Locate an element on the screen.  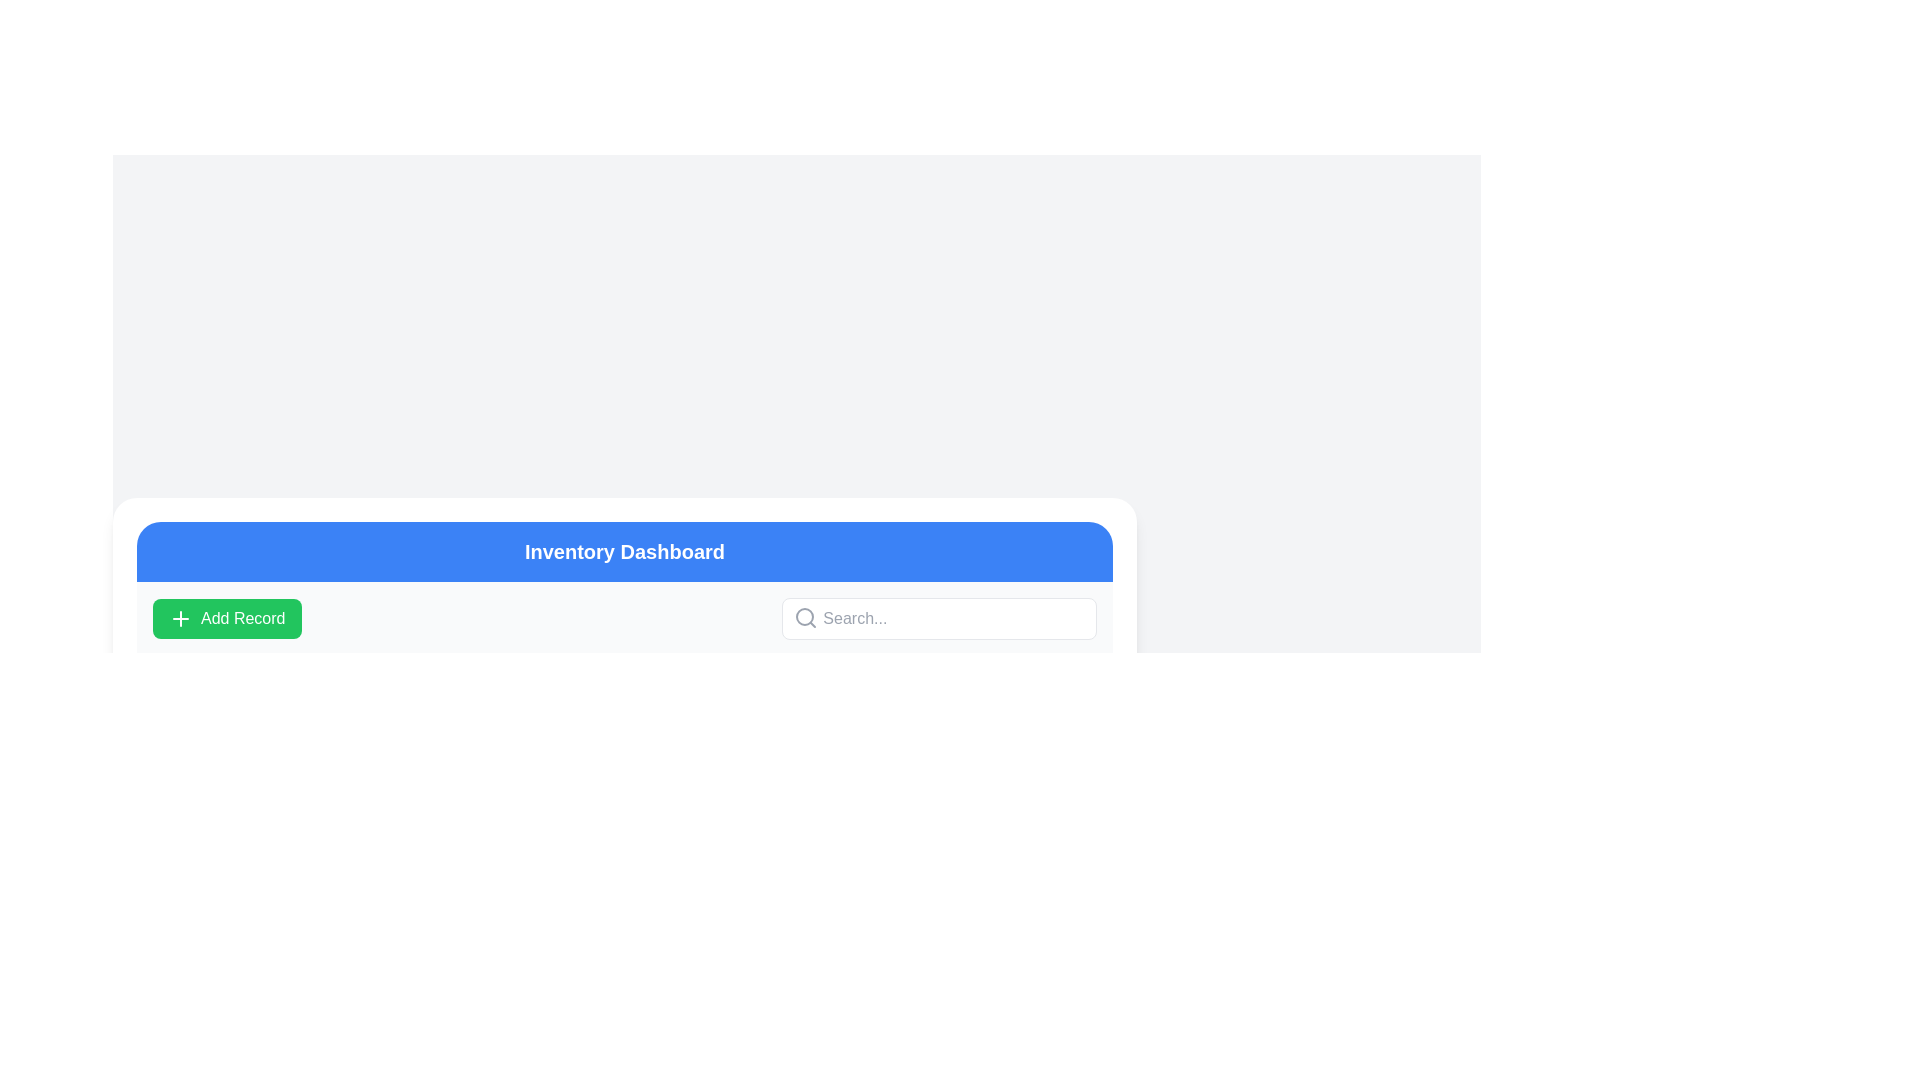
the small search icon resembling a magnifying glass, which has a gray outline and is positioned inside a text input field to the left of the input area is located at coordinates (806, 616).